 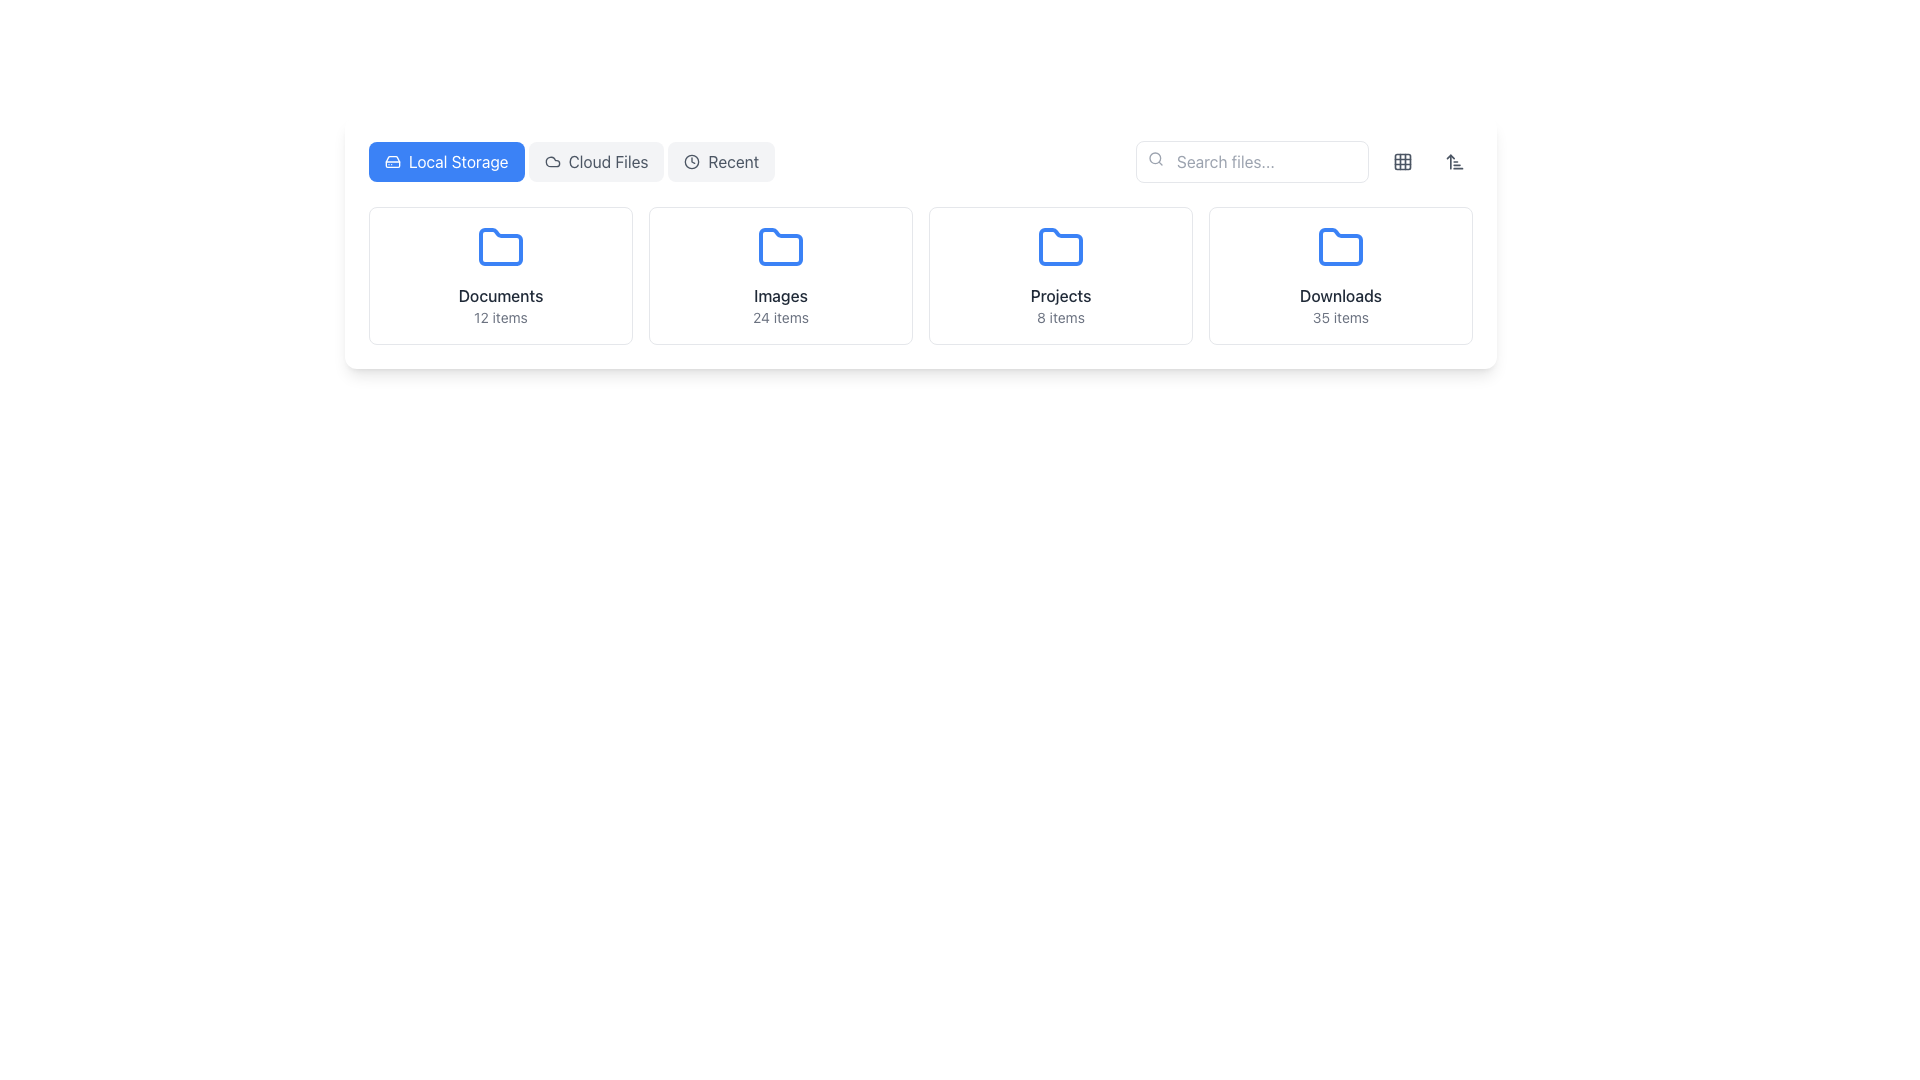 What do you see at coordinates (1156, 157) in the screenshot?
I see `the search icon located to the left of the 'Search files...' input field, which serves as a visual indicator for the search functionality` at bounding box center [1156, 157].